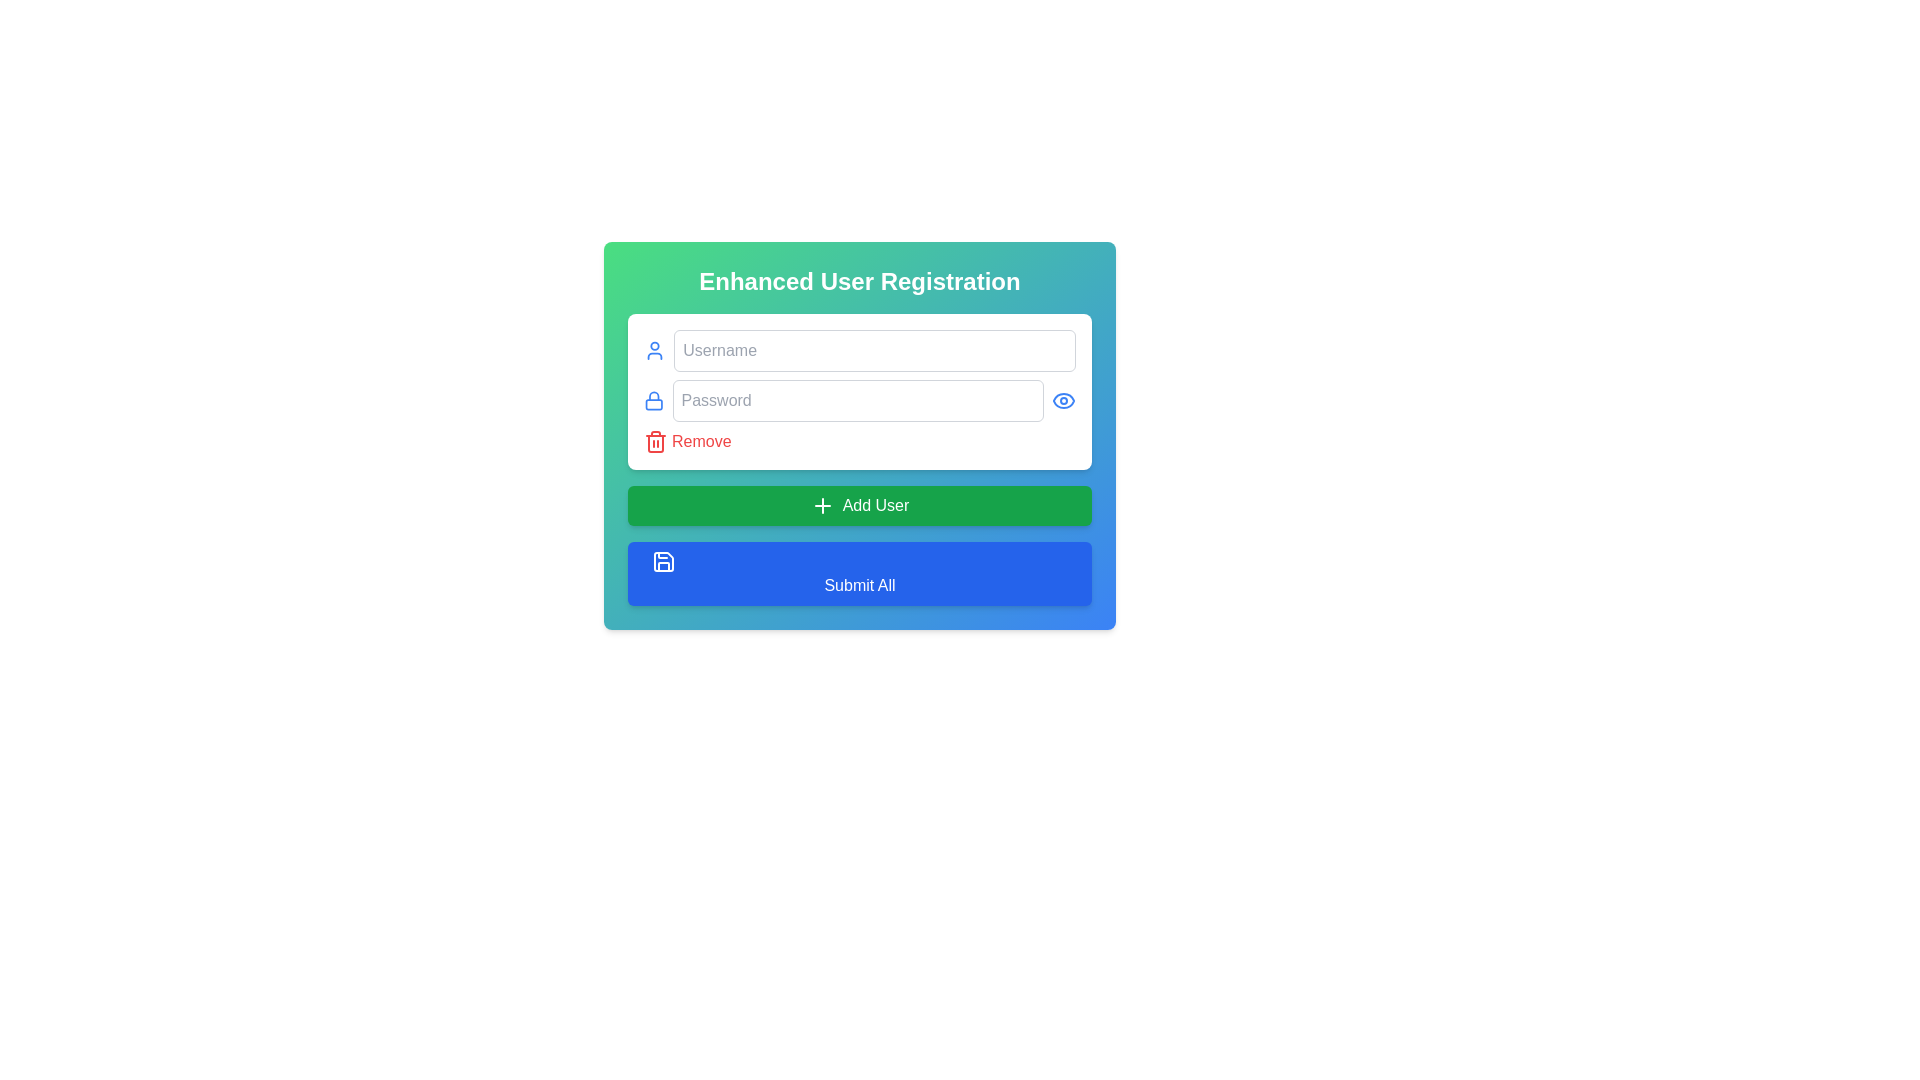 This screenshot has height=1080, width=1920. Describe the element at coordinates (859, 574) in the screenshot. I see `the wide rectangular blue button labeled 'Submit All' with a save icon` at that location.